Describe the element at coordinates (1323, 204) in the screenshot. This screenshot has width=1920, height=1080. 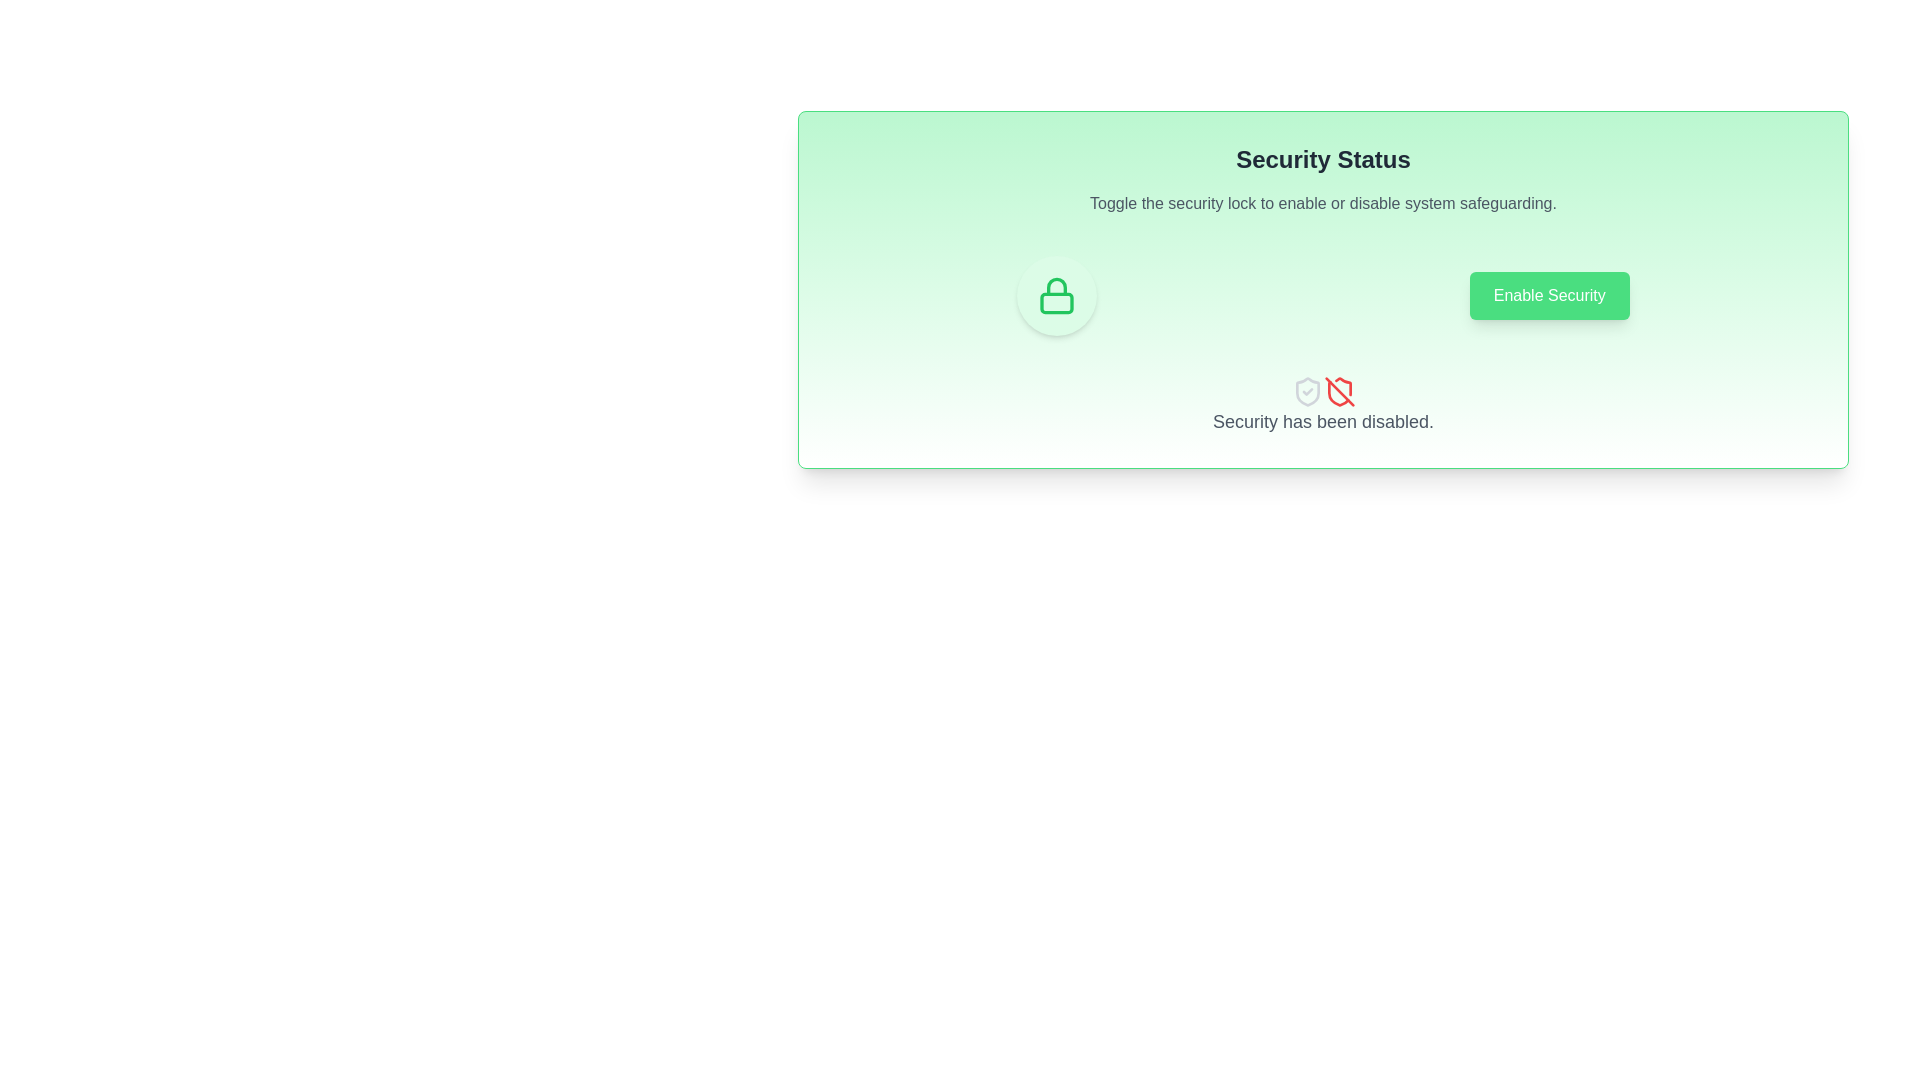
I see `the static informational text block that displays 'Toggle the security lock to enable or disable system safeguarding.' which is positioned below the 'Security Status' heading and above the security lock icon` at that location.